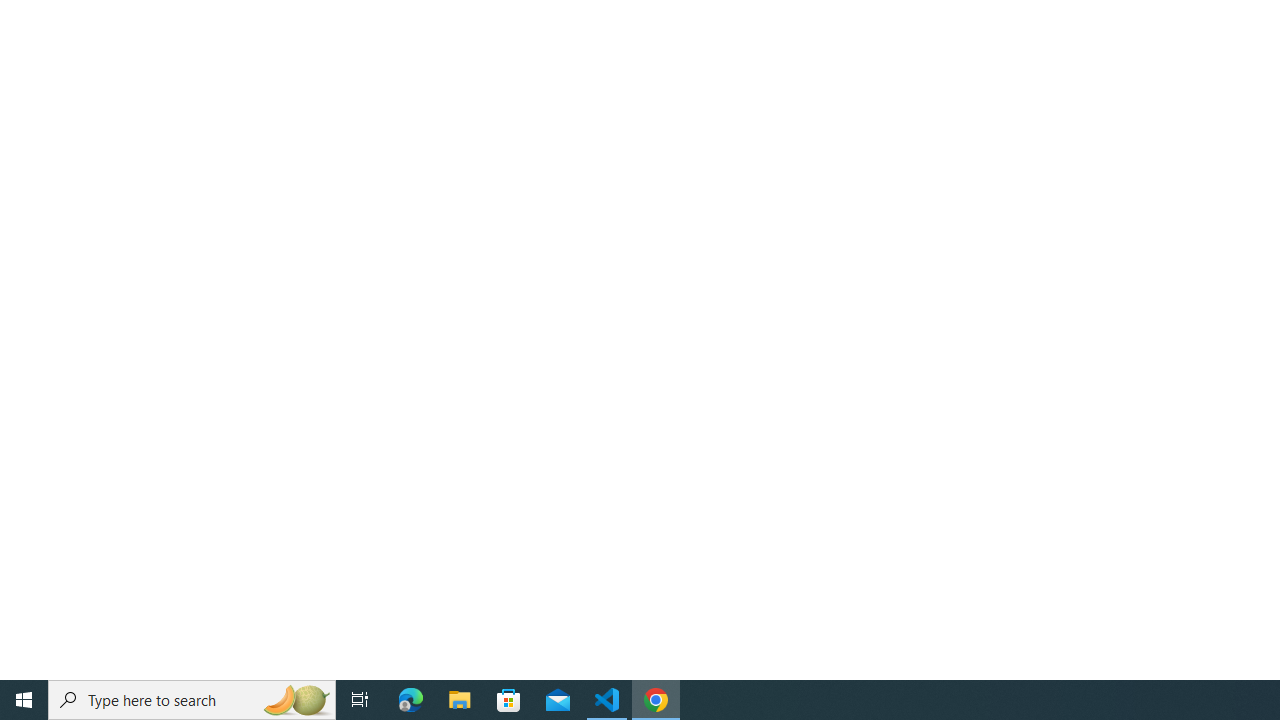 The image size is (1280, 720). Describe the element at coordinates (359, 698) in the screenshot. I see `'Task View'` at that location.